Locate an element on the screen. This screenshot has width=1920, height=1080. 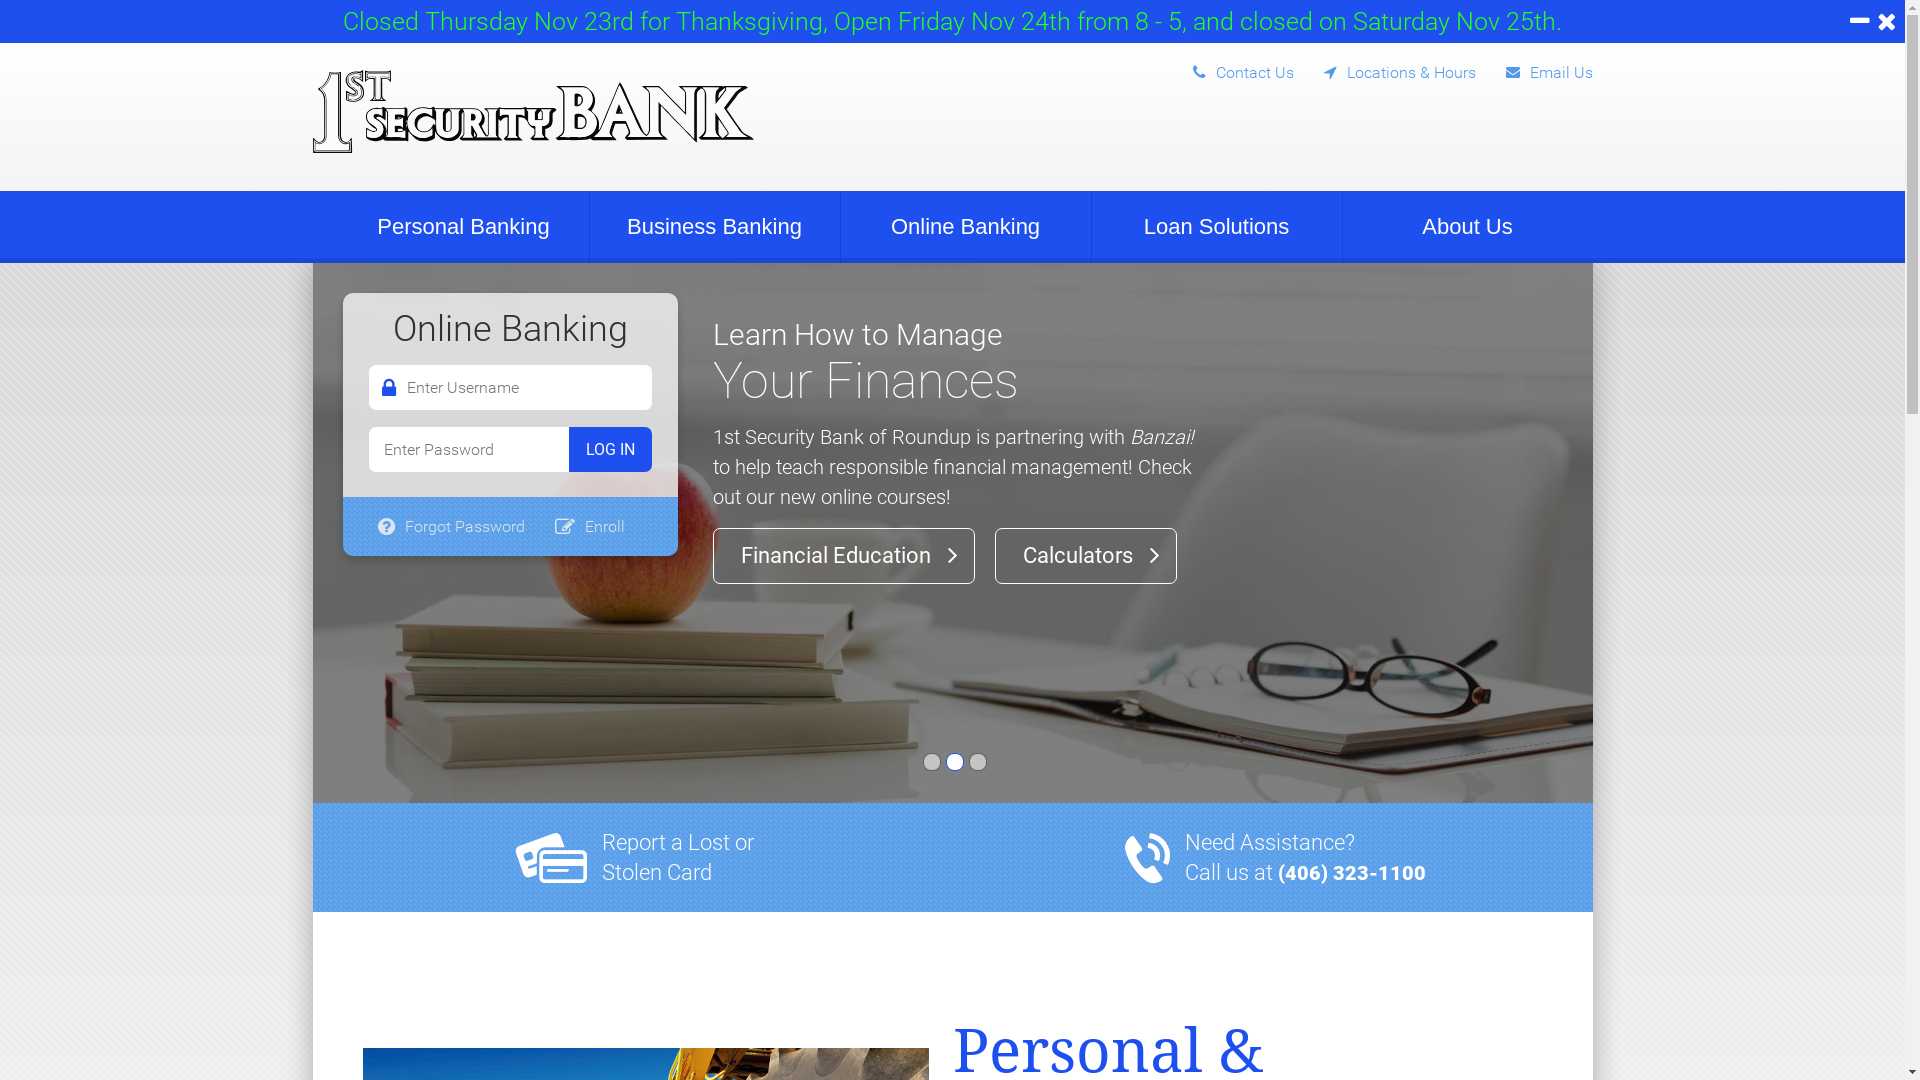
'Enroll' is located at coordinates (589, 525).